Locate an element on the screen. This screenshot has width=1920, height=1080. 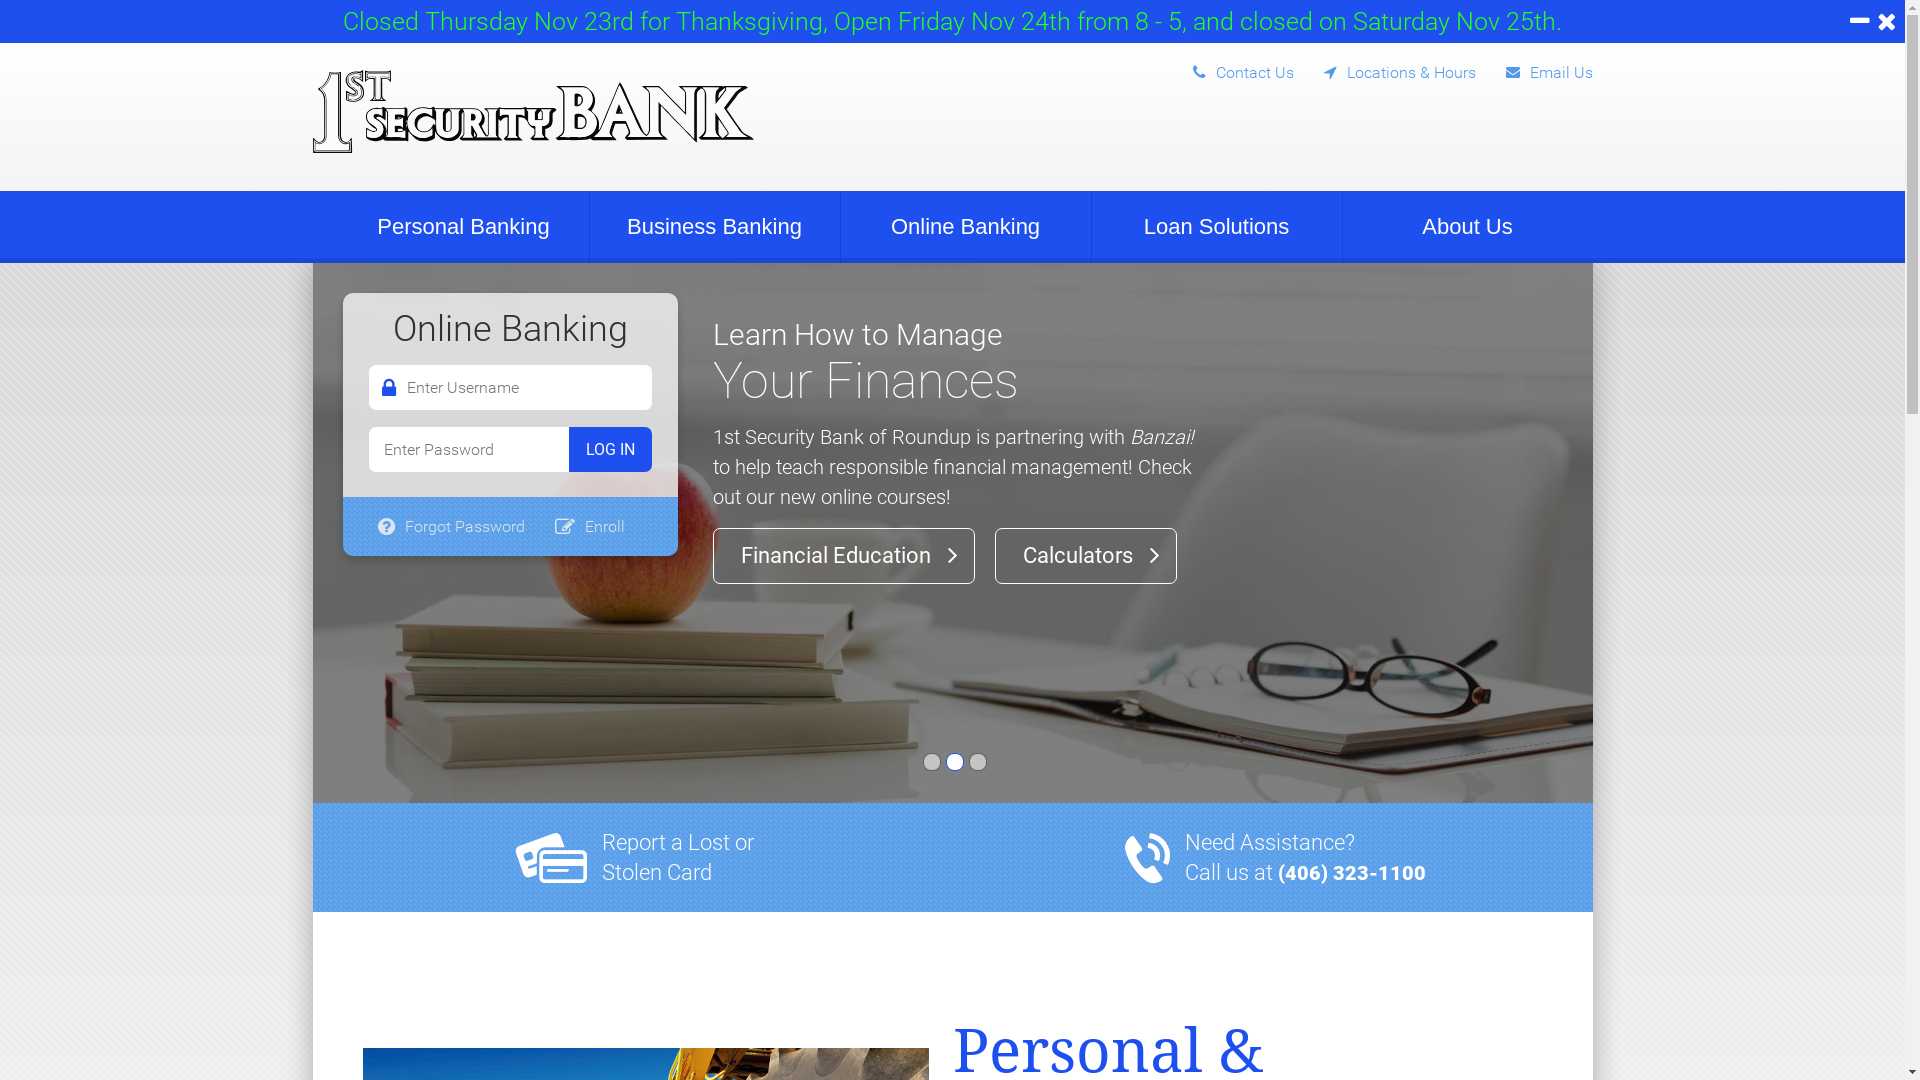
'Enroll' is located at coordinates (589, 525).